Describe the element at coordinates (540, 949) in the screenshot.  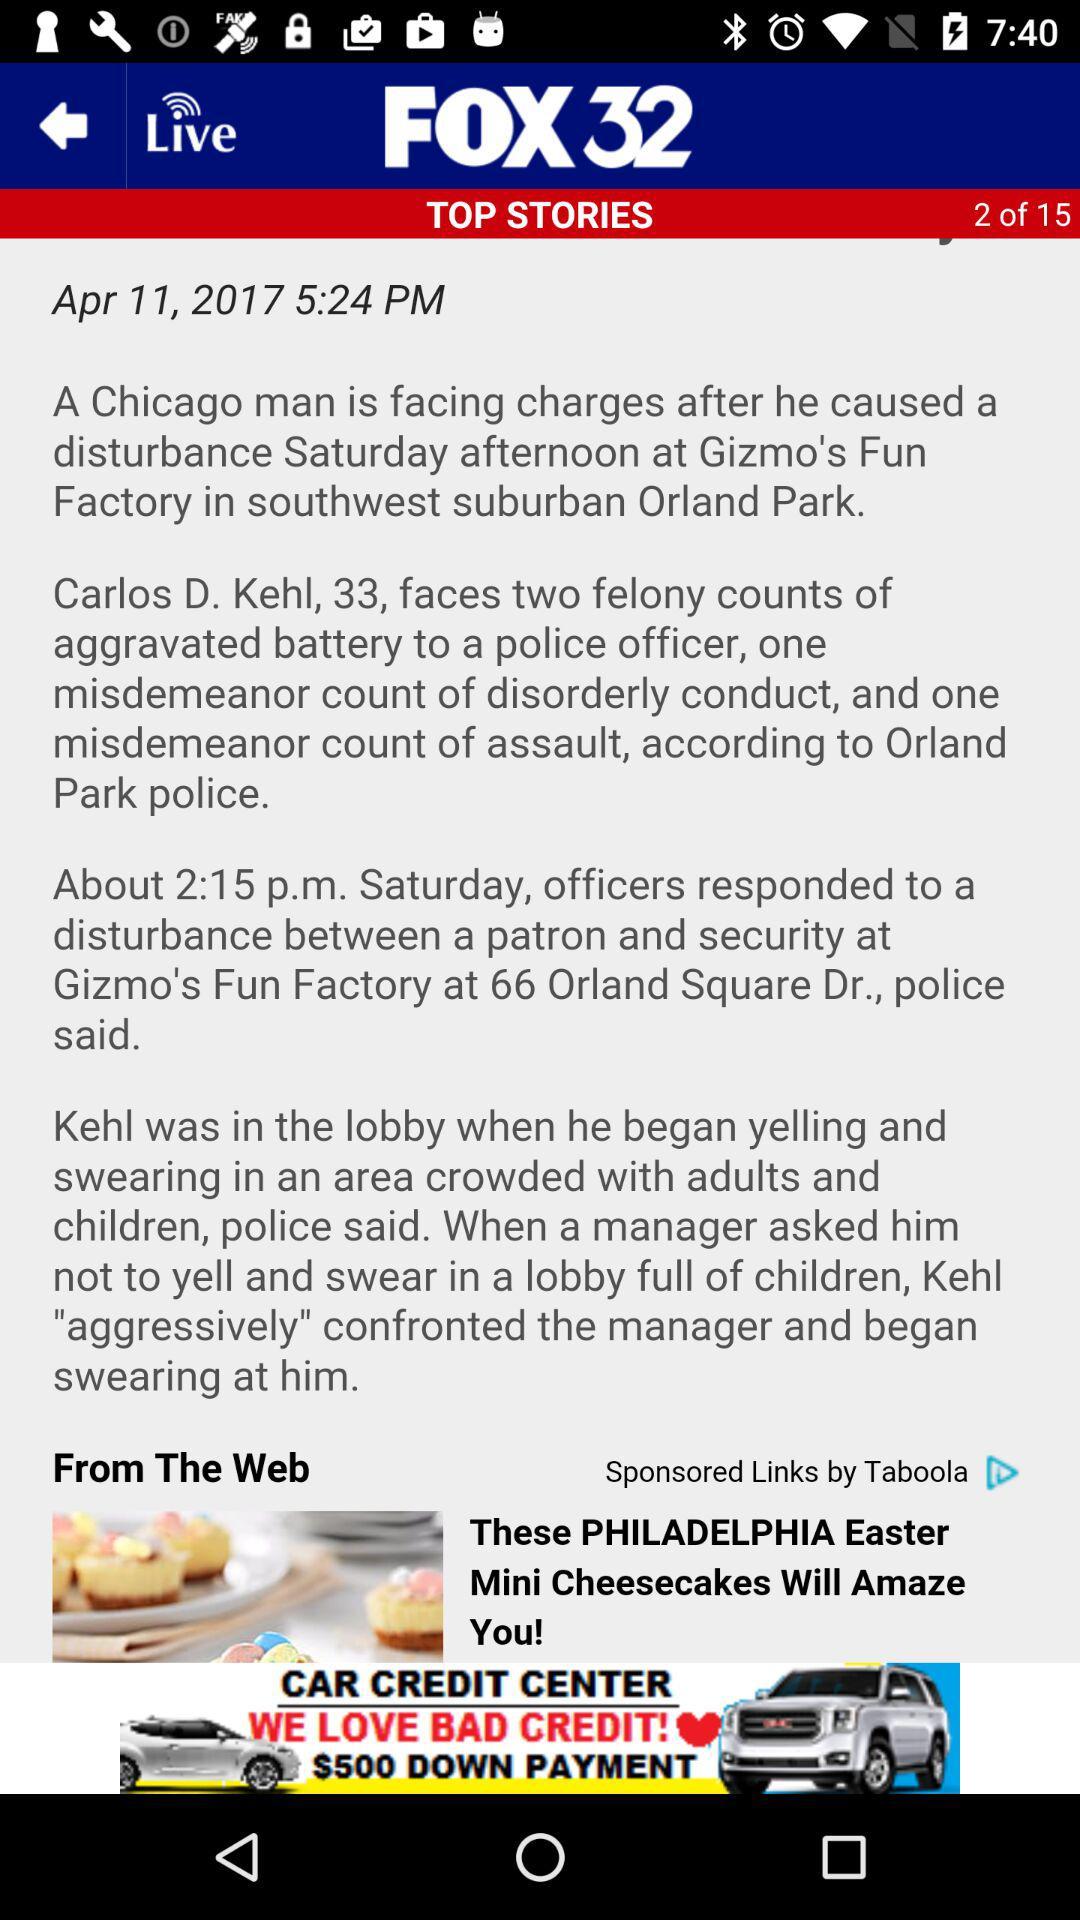
I see `sponsored link` at that location.